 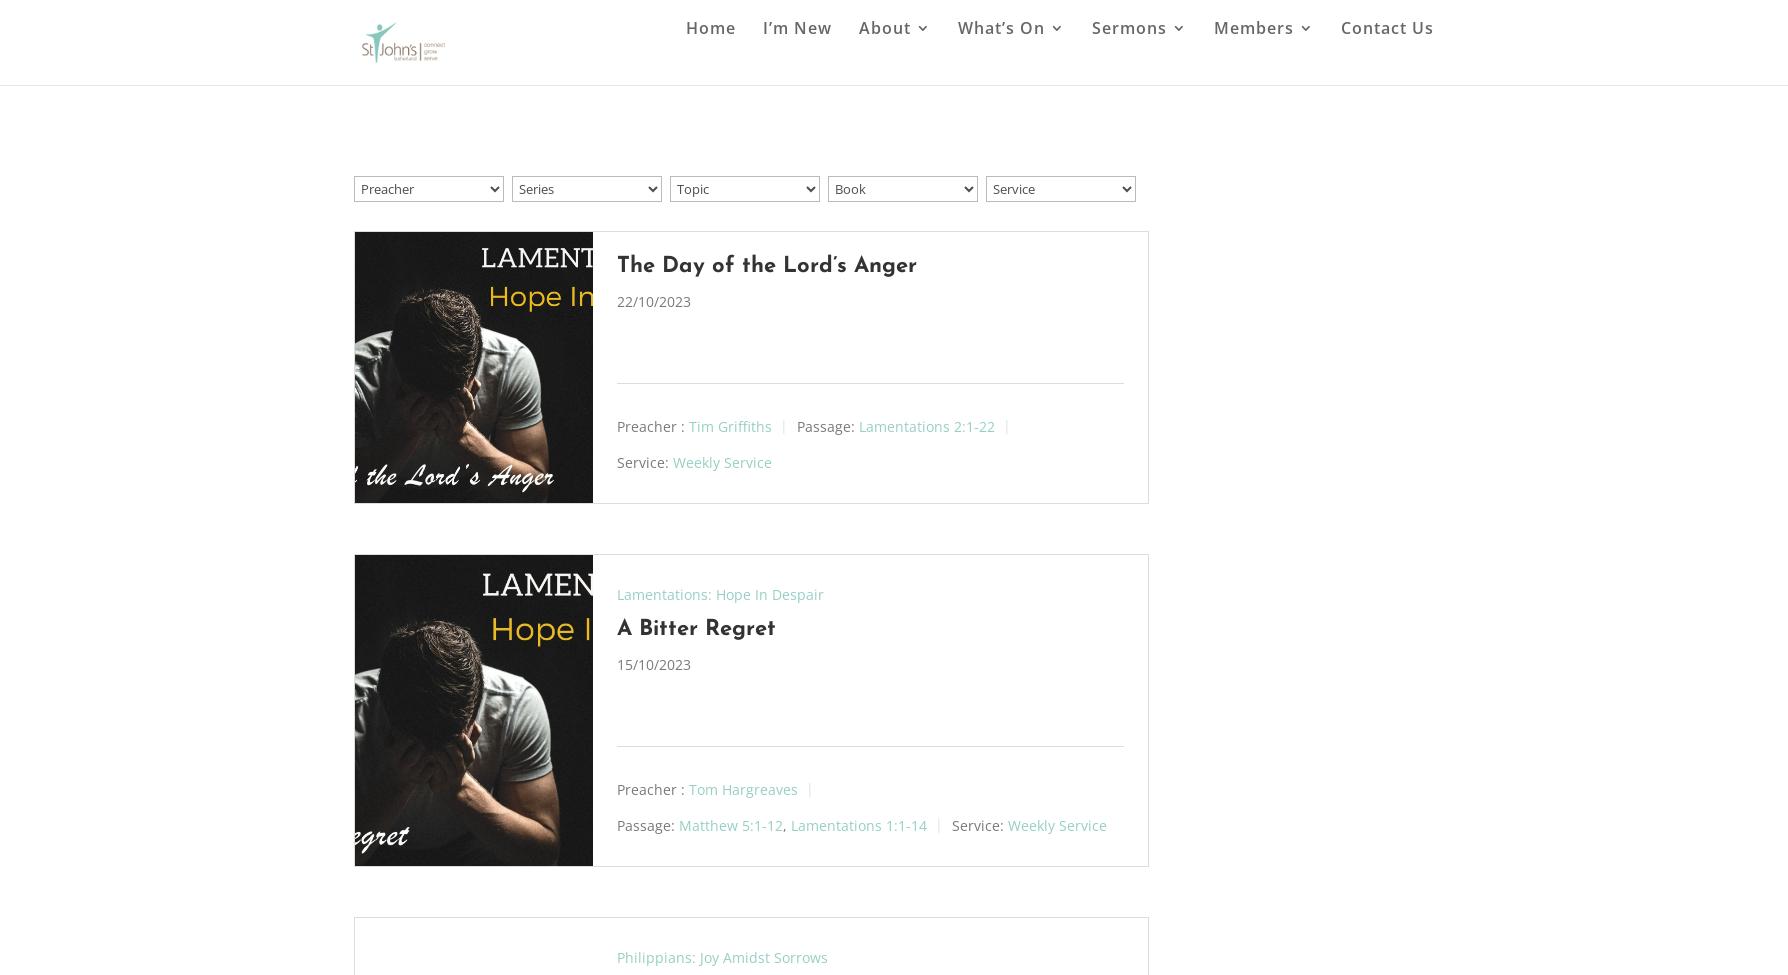 What do you see at coordinates (899, 155) in the screenshot?
I see `'About St John’s'` at bounding box center [899, 155].